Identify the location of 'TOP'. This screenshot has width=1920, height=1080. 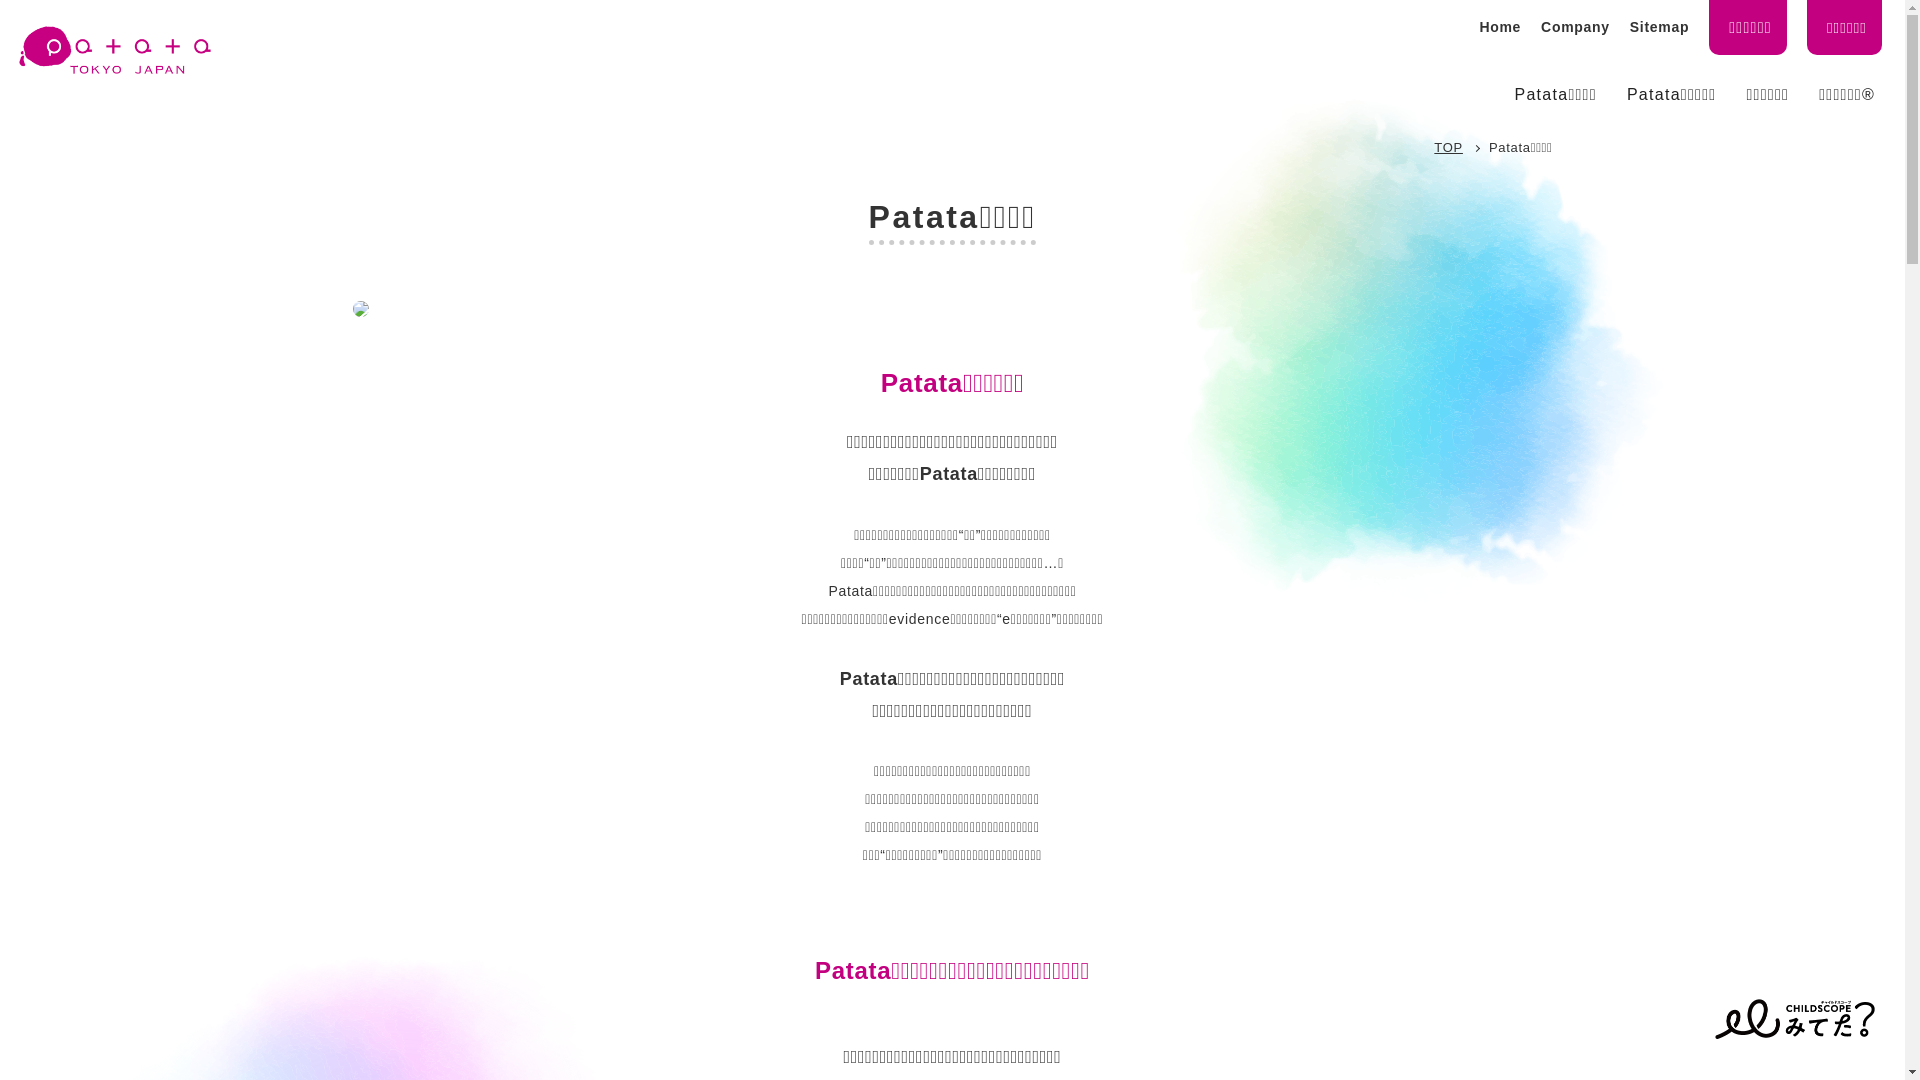
(1448, 146).